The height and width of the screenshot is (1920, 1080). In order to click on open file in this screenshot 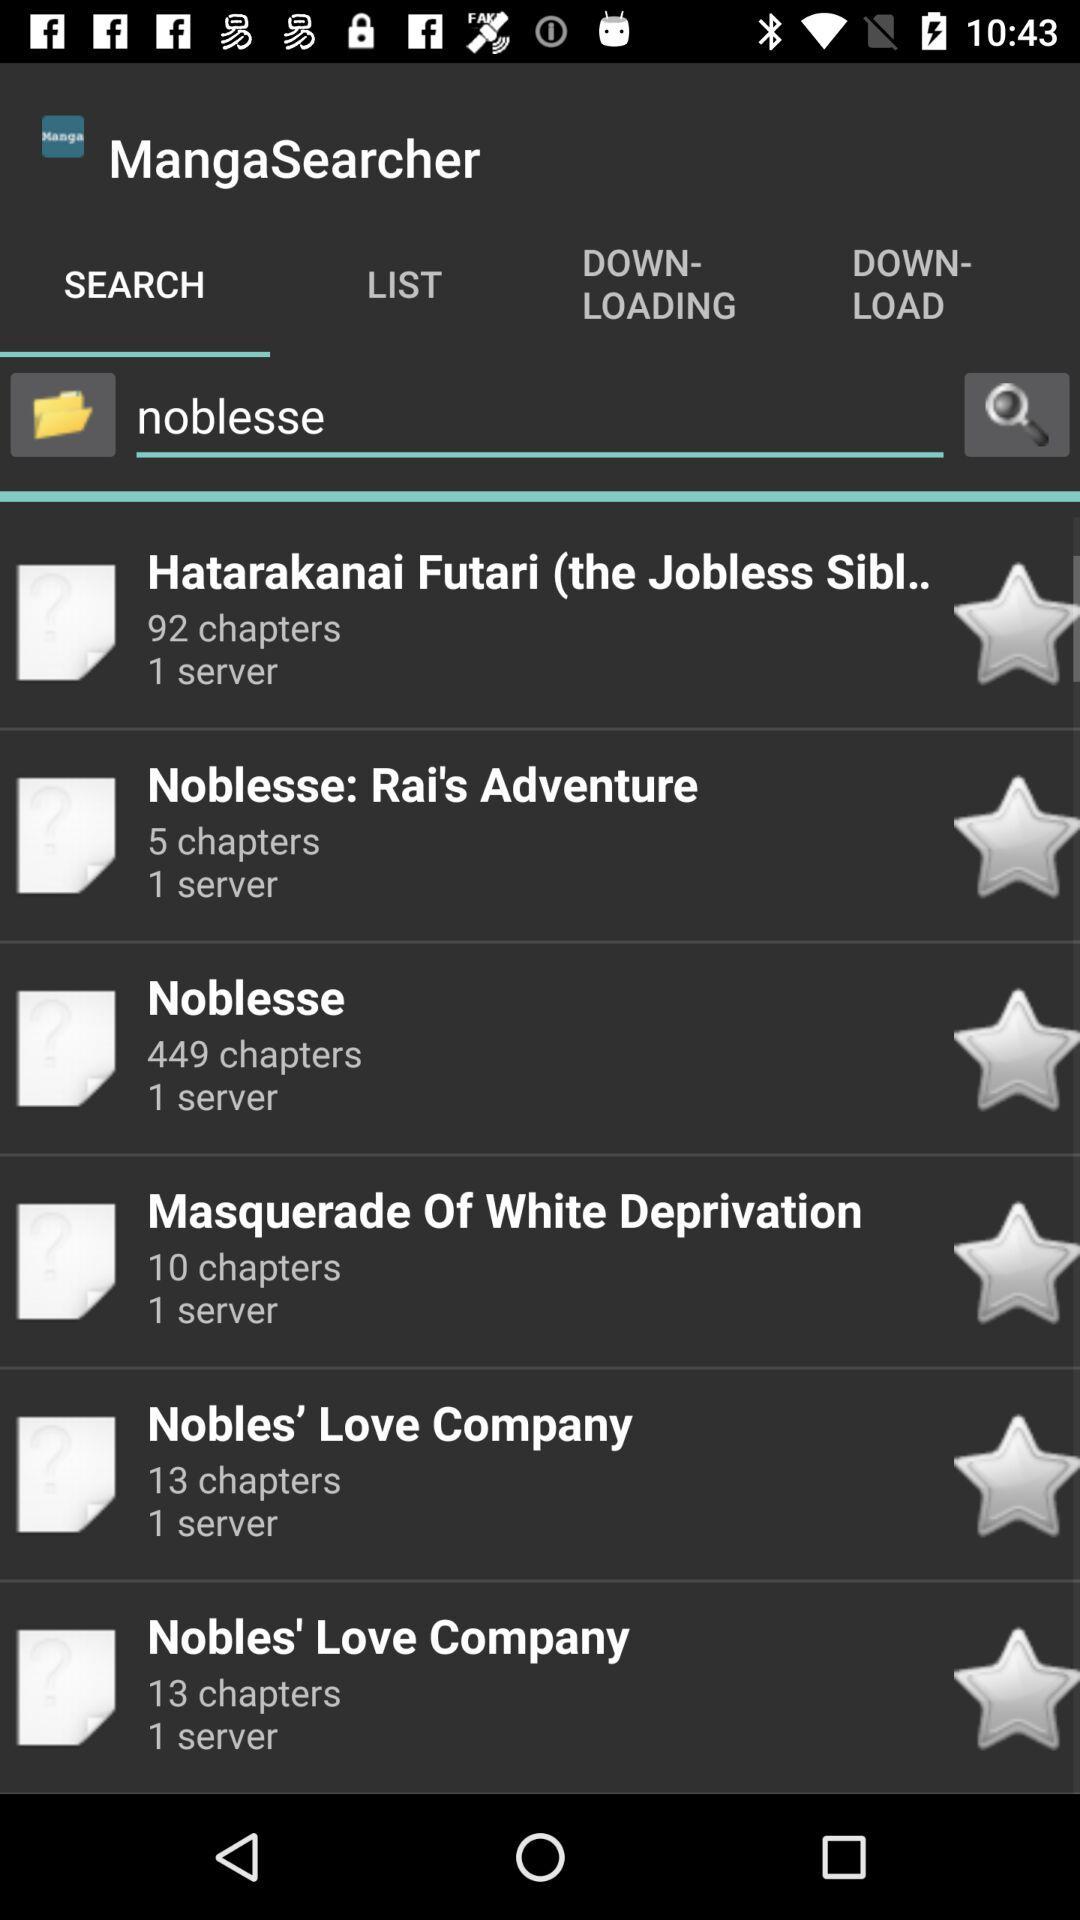, I will do `click(61, 413)`.